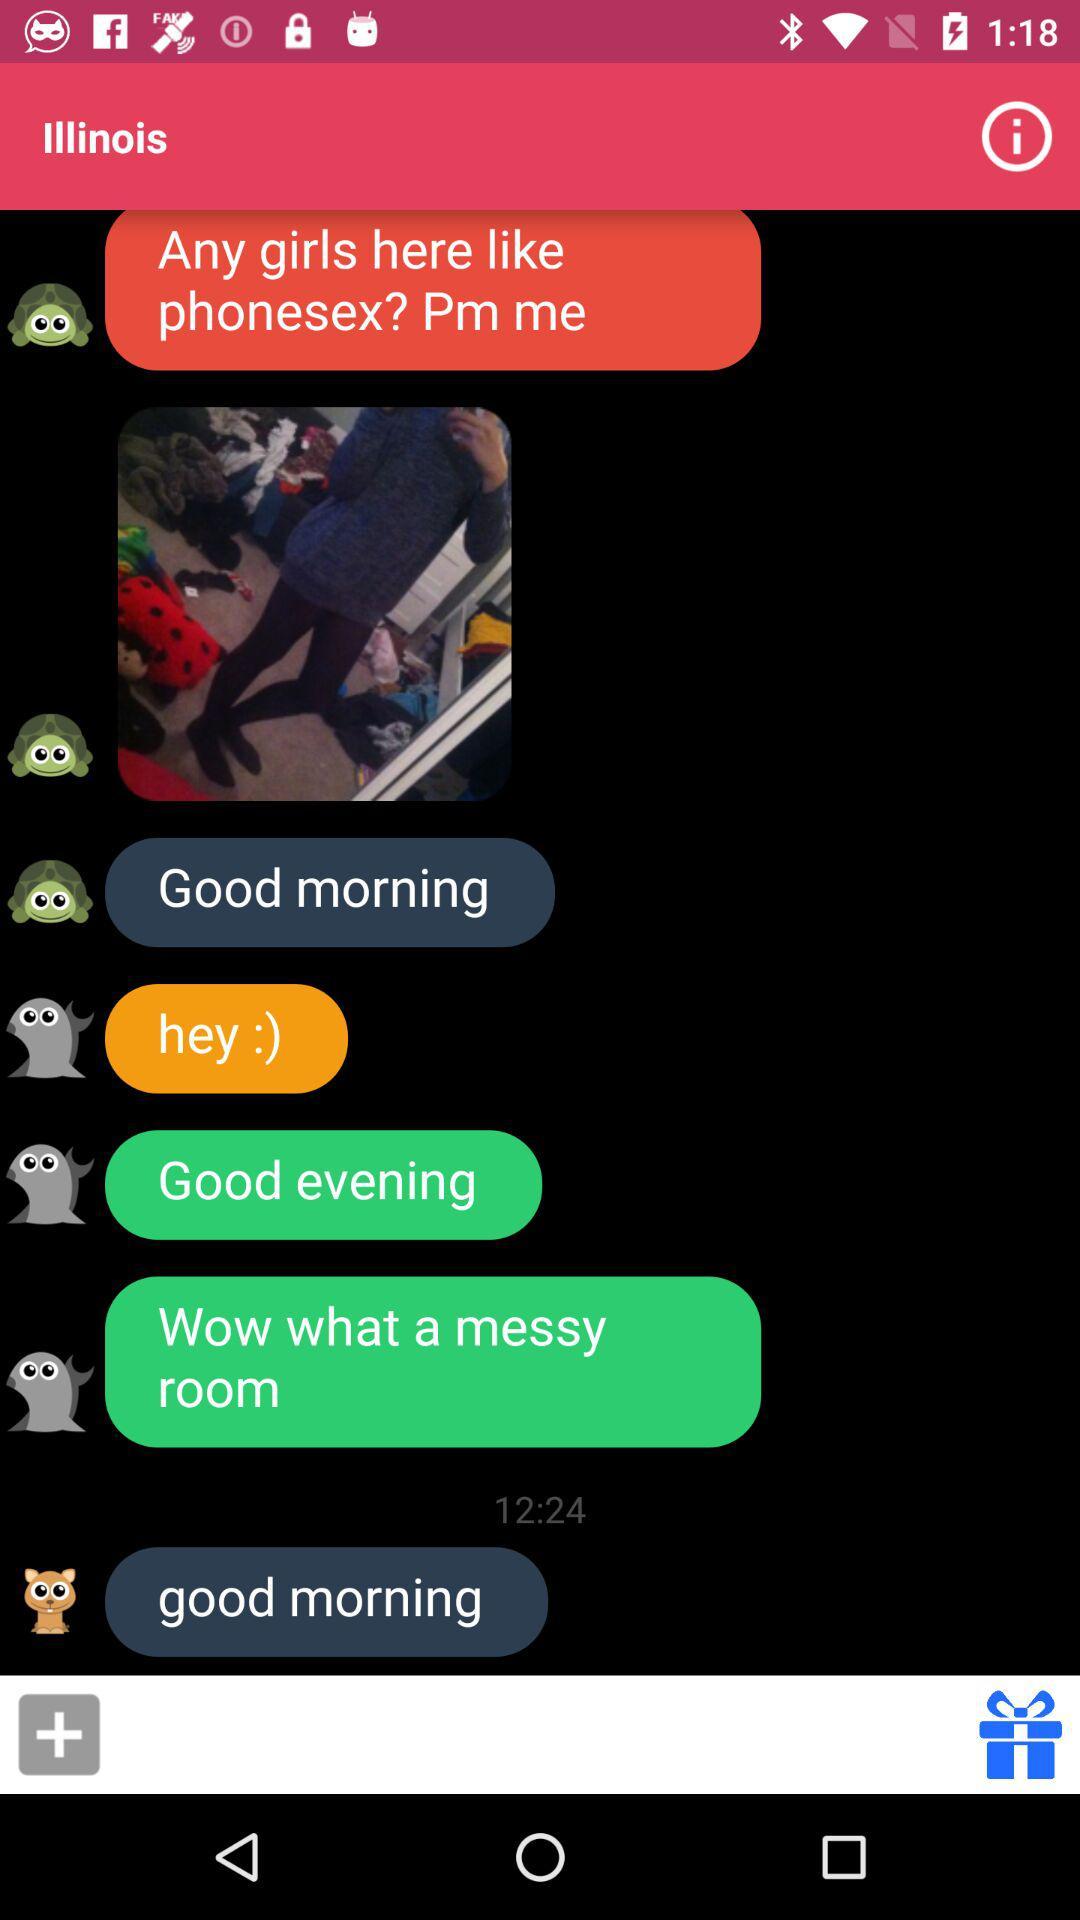  What do you see at coordinates (432, 1361) in the screenshot?
I see `item above the 12:24 icon` at bounding box center [432, 1361].